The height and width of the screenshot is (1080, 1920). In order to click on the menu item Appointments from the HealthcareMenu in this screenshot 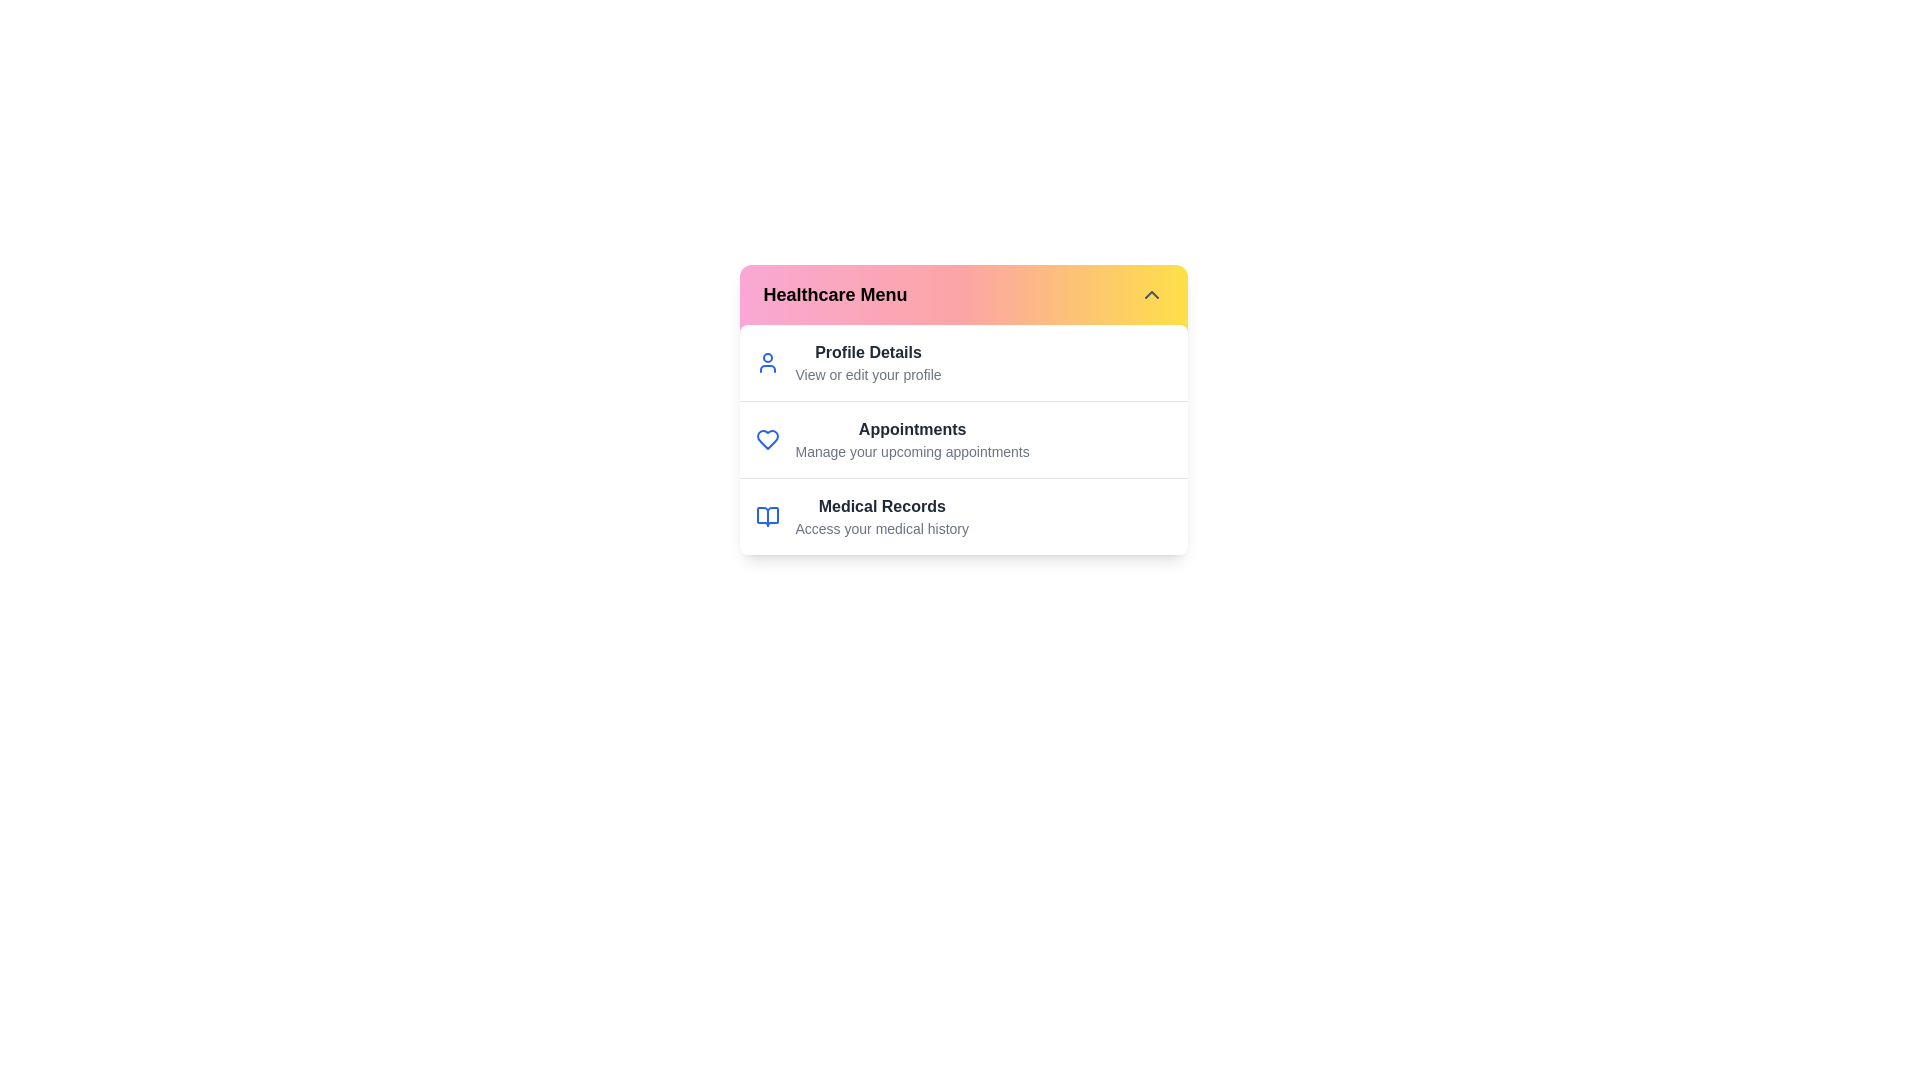, I will do `click(911, 438)`.